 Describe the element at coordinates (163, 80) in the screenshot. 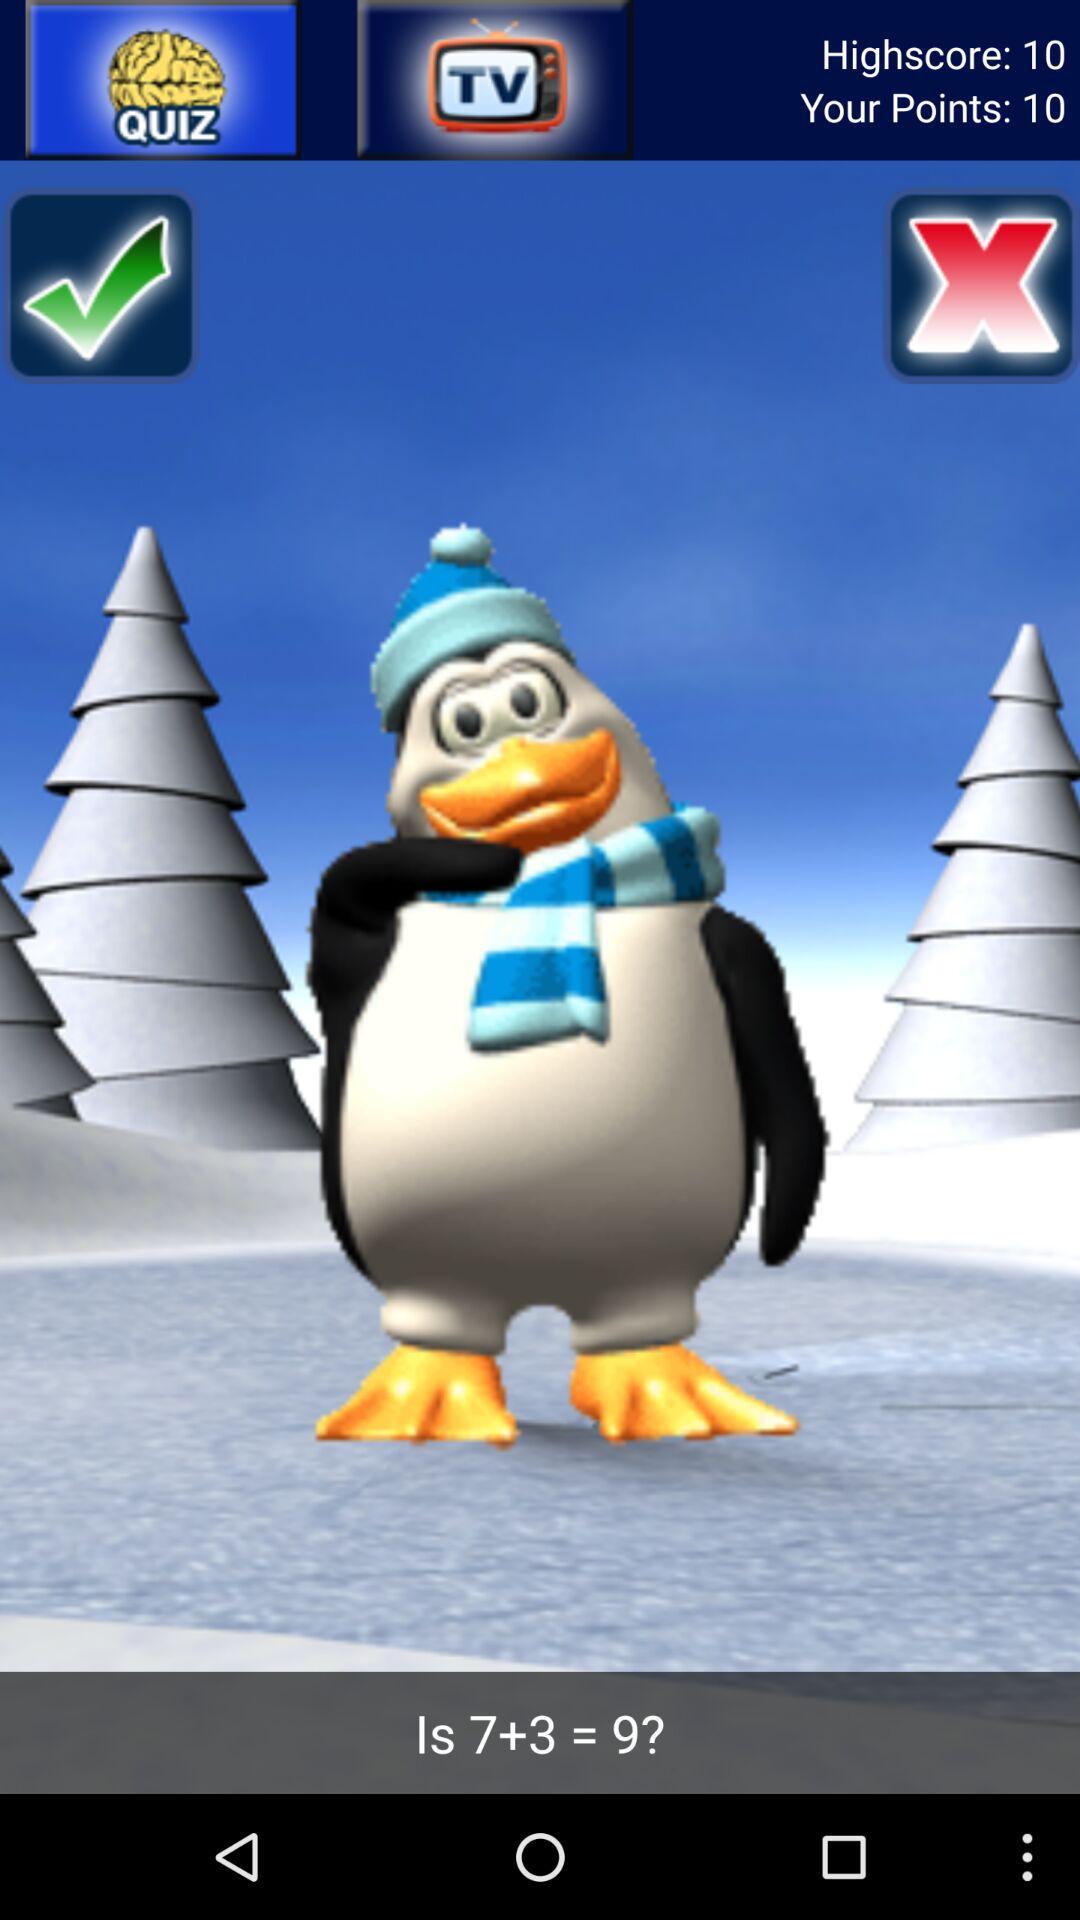

I see `take quiz` at that location.